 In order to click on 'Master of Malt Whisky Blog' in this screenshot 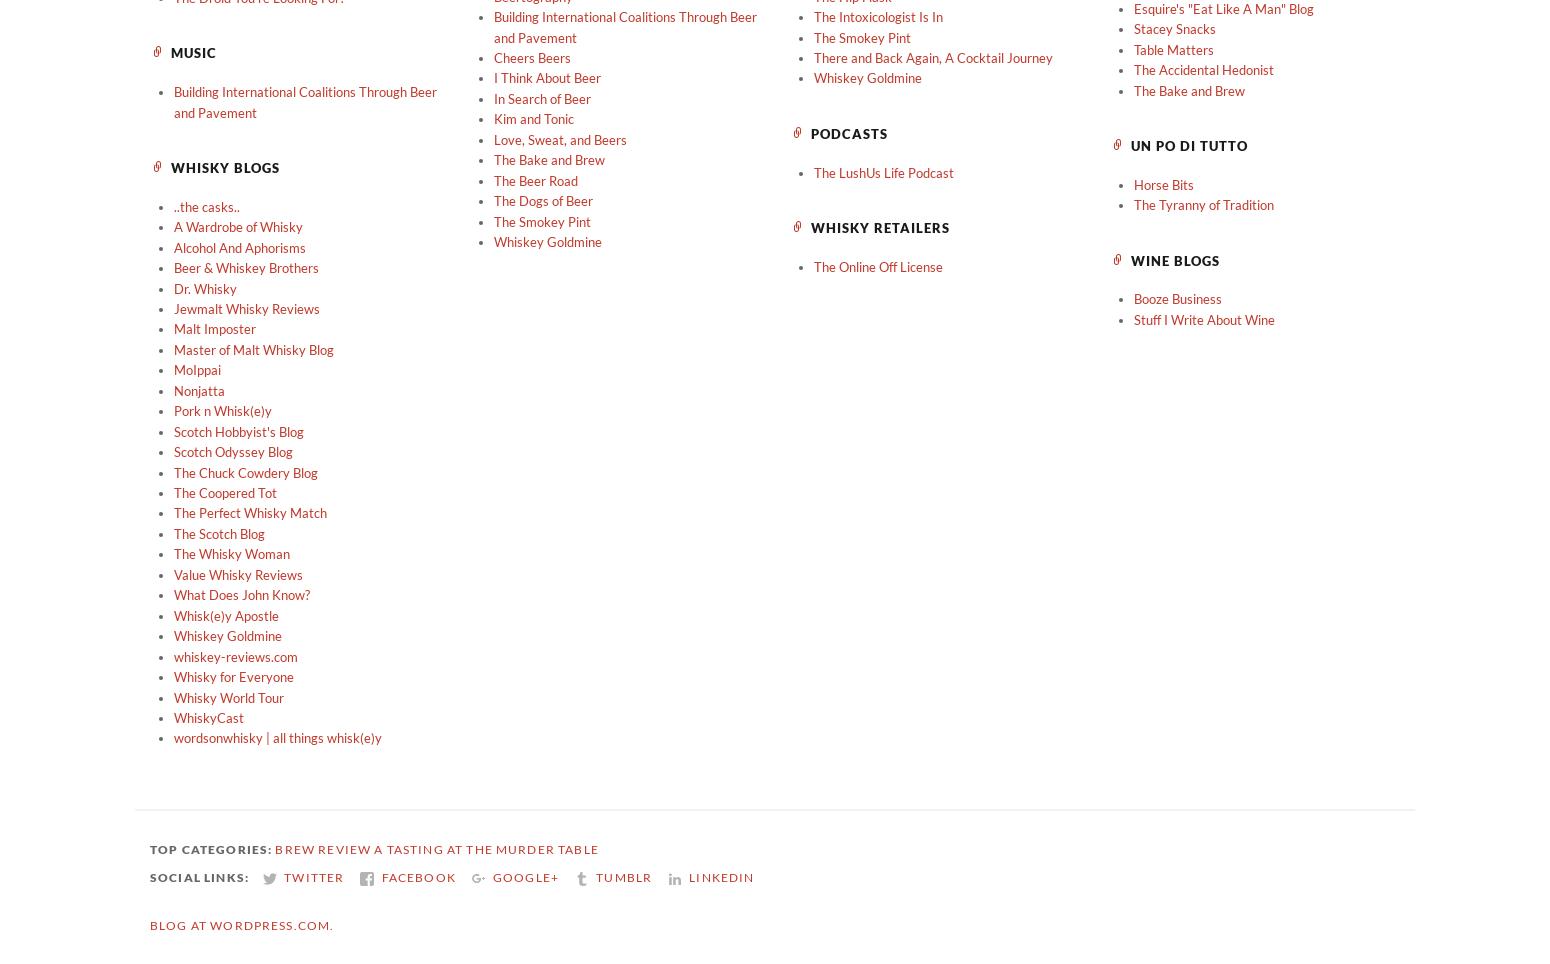, I will do `click(254, 347)`.